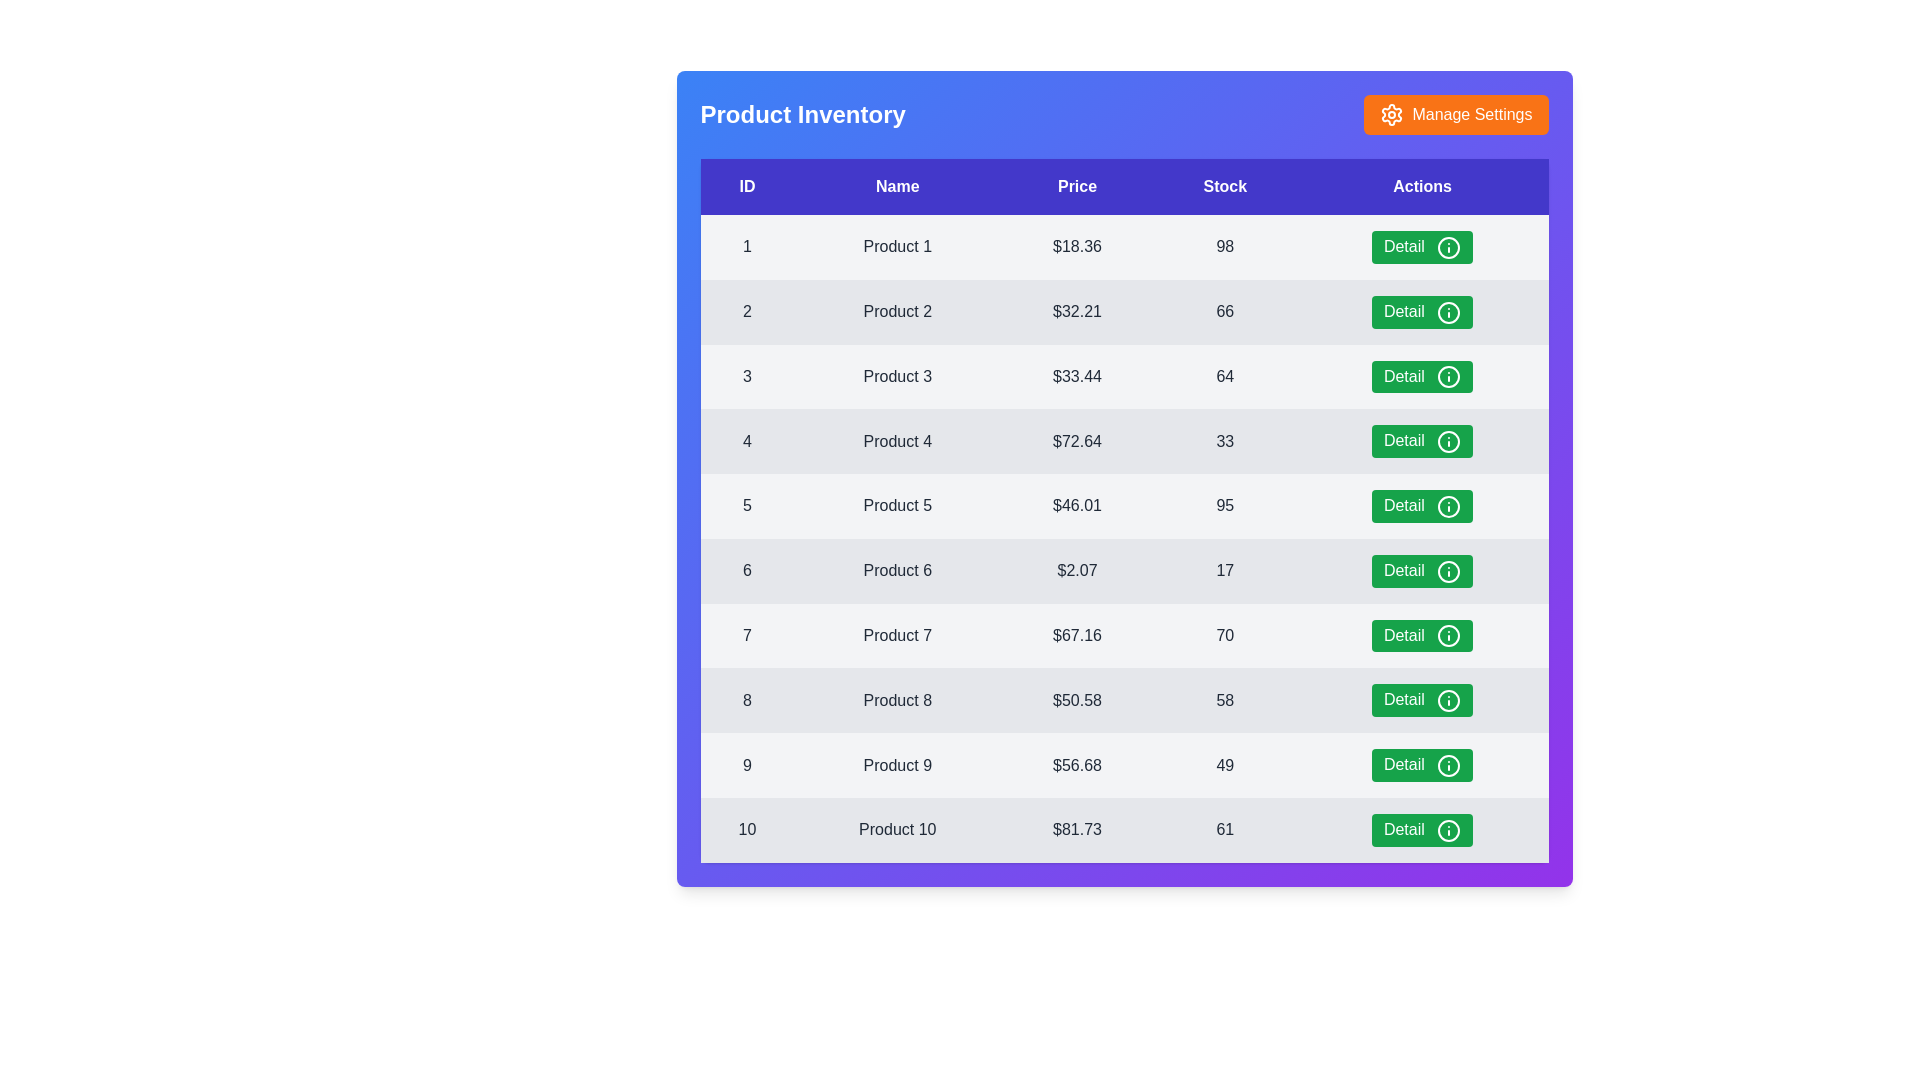 This screenshot has height=1080, width=1920. What do you see at coordinates (896, 186) in the screenshot?
I see `the table header Name to sort the table by that column` at bounding box center [896, 186].